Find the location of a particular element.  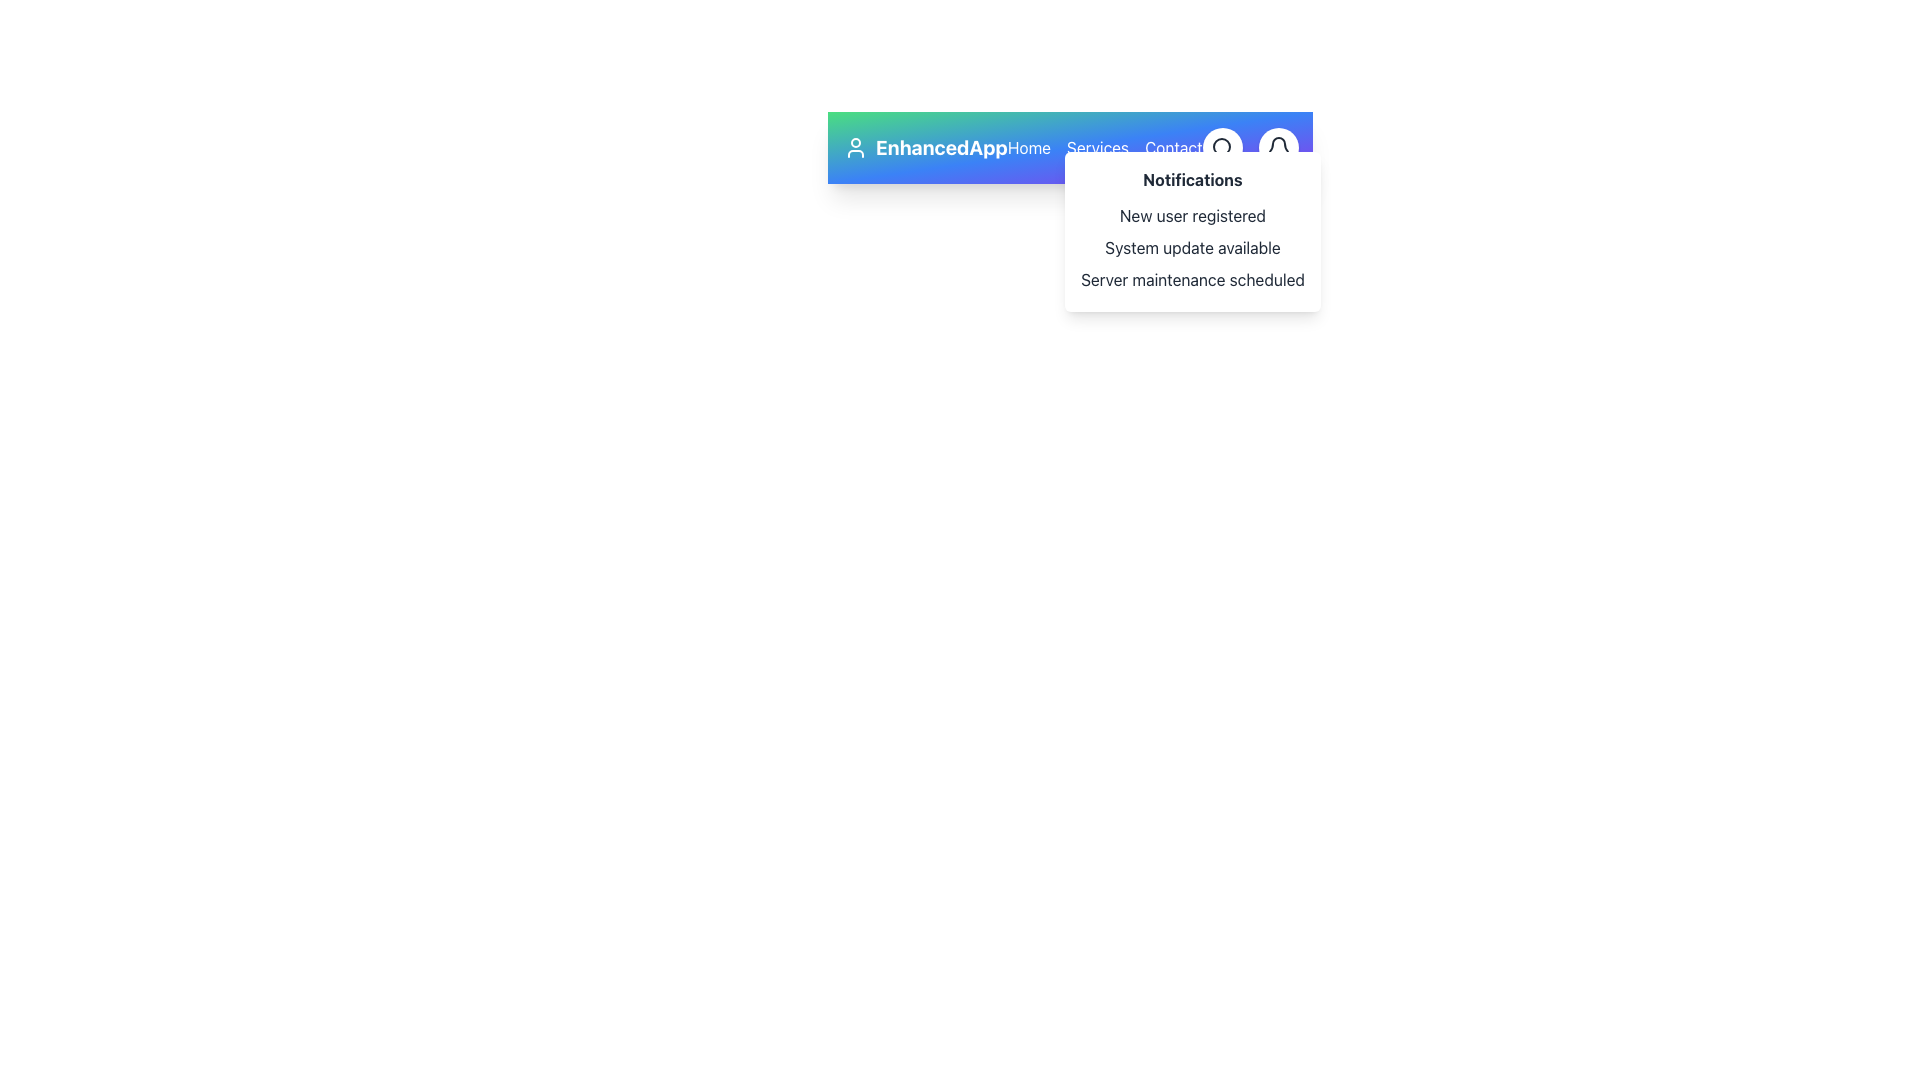

the circular notification button with a bell icon located at the top-right corner of the blue navigation bar is located at coordinates (1277, 146).